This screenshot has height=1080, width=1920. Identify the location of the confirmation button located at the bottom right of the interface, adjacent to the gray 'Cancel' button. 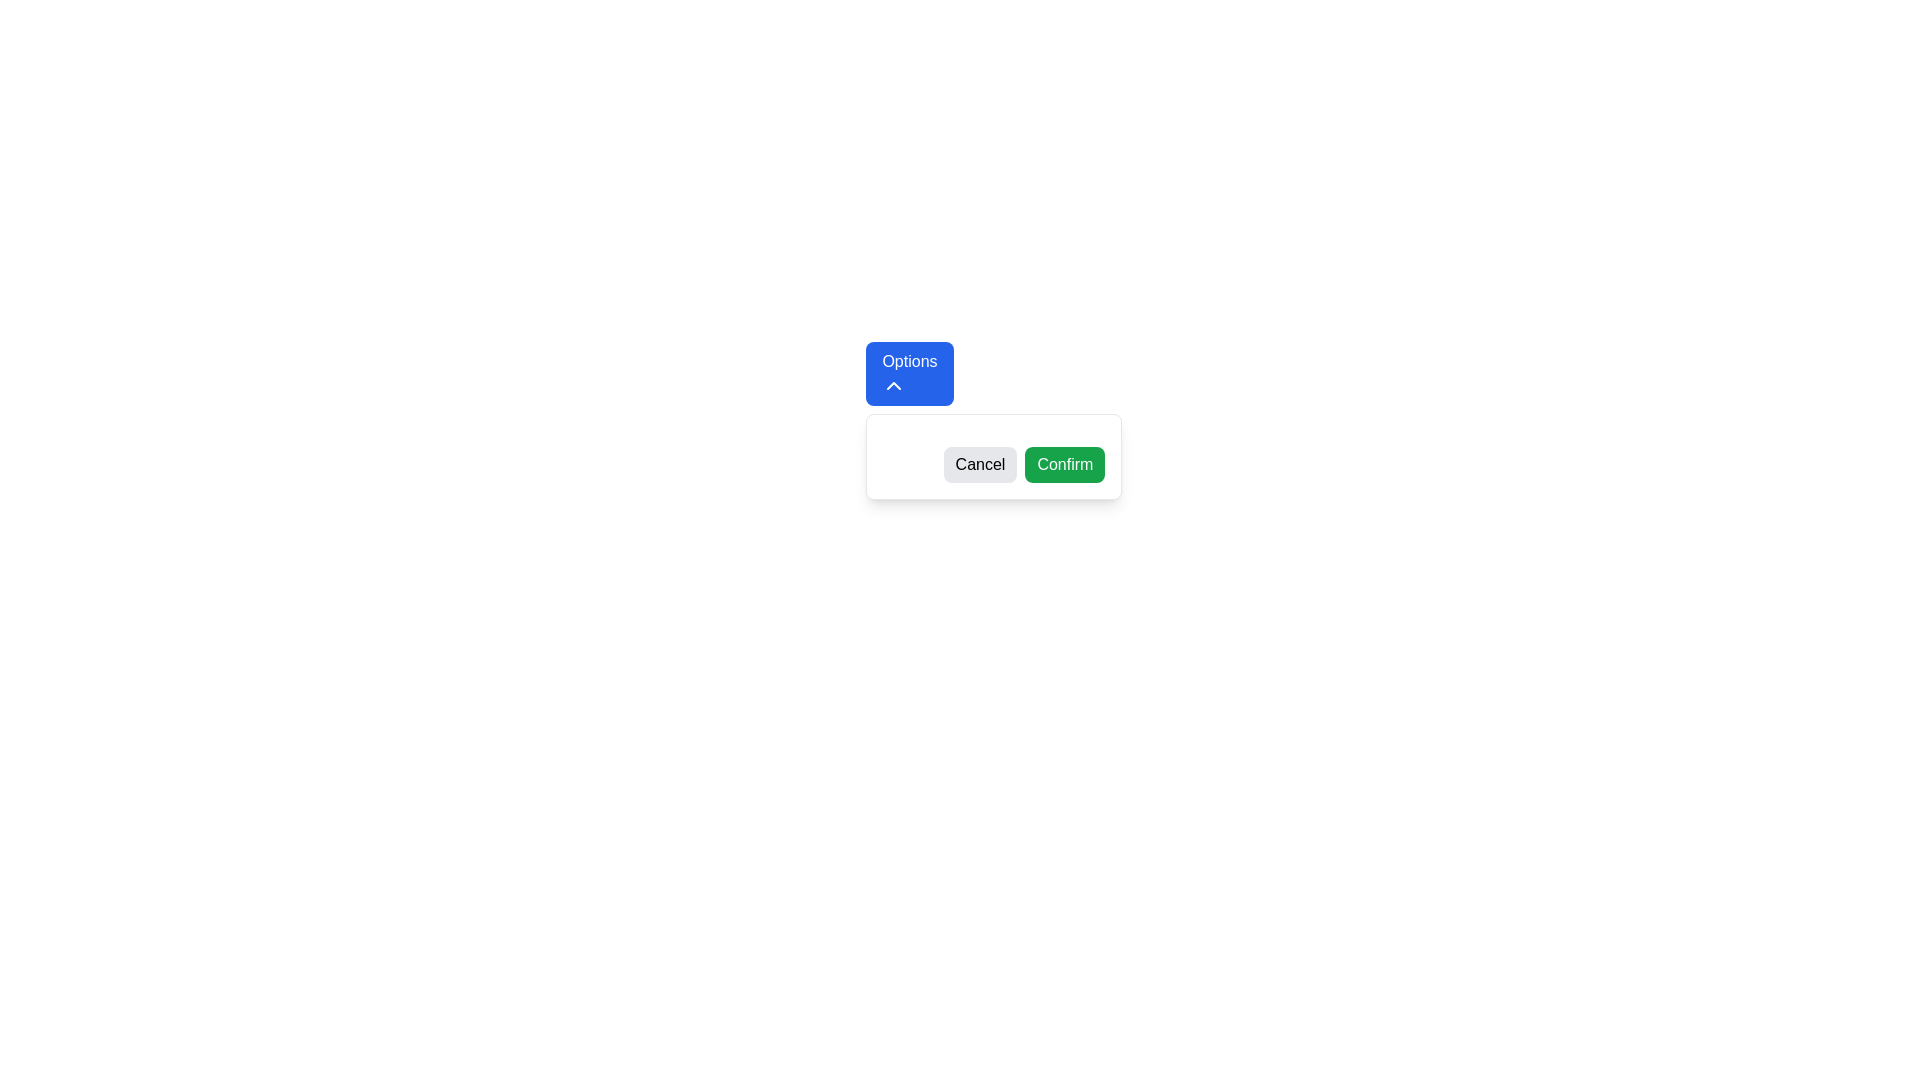
(1064, 465).